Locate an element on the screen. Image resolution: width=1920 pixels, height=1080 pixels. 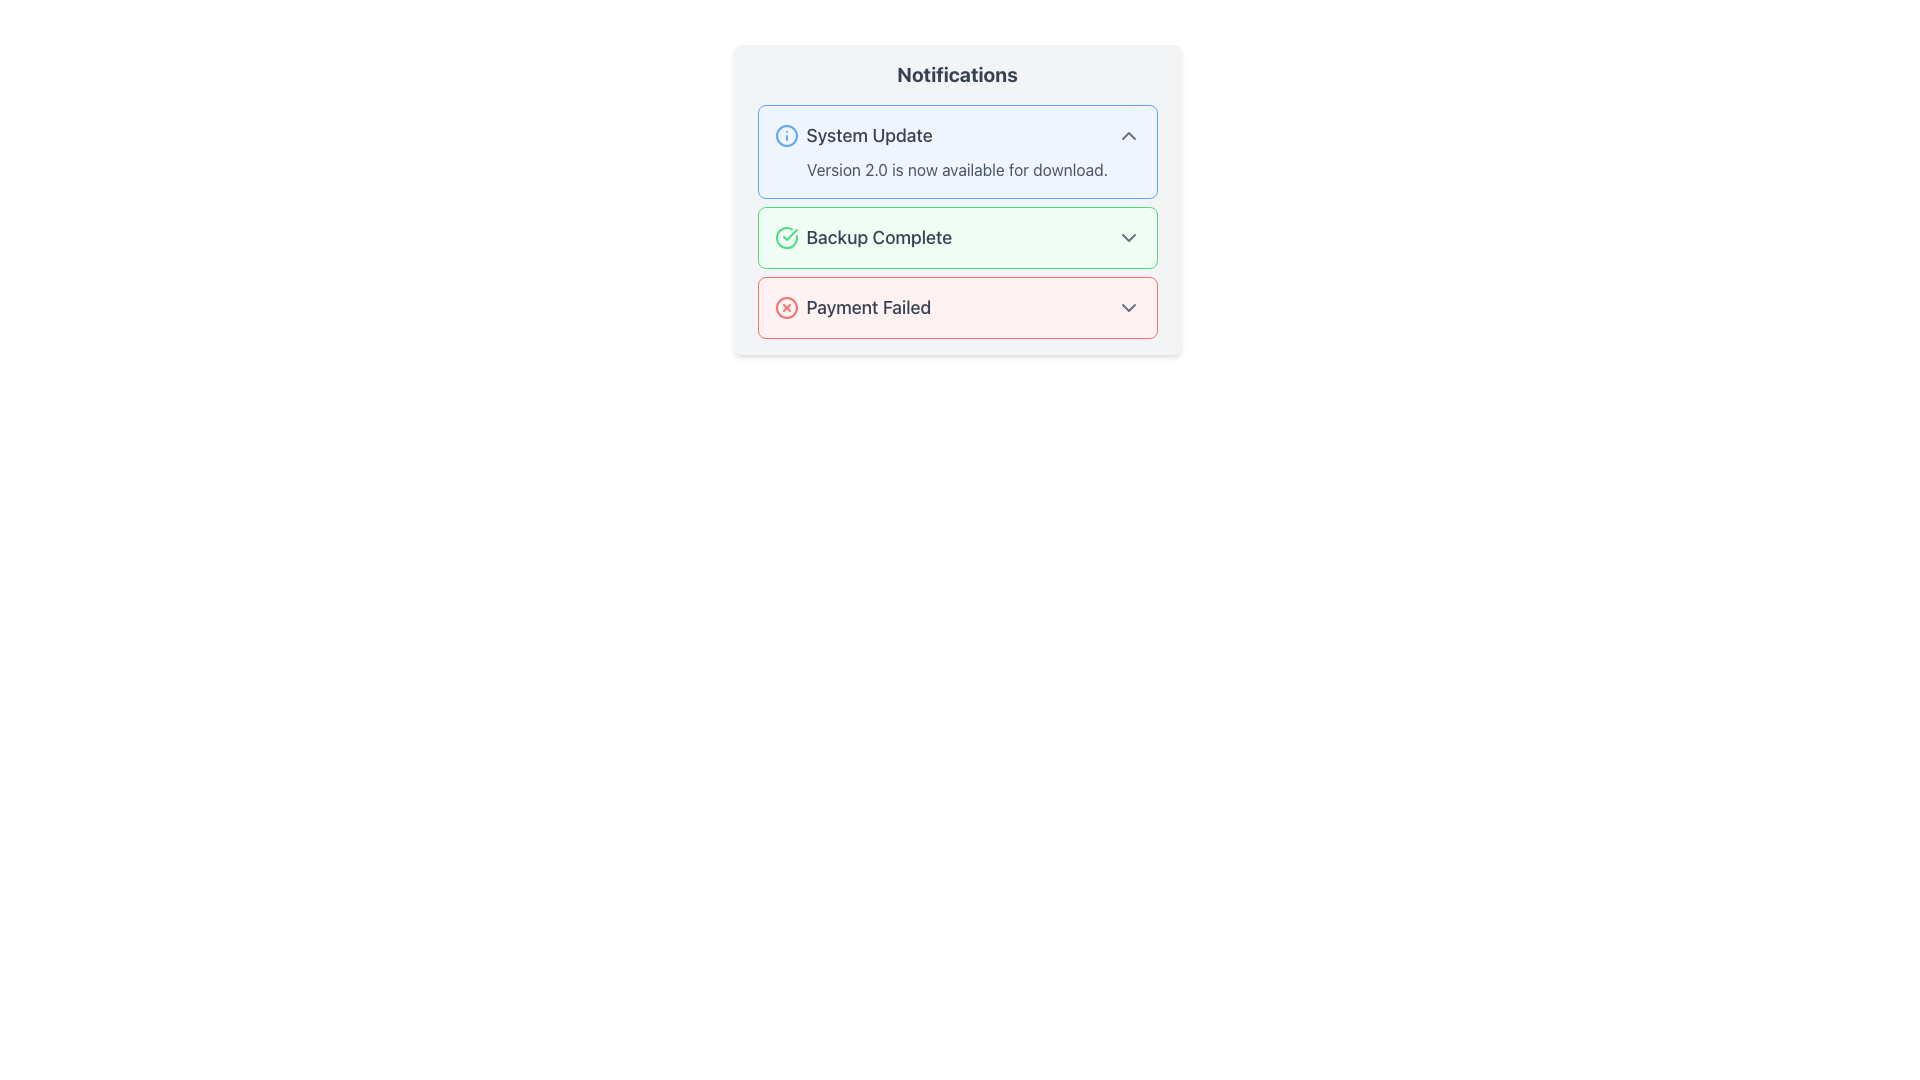
the 'Payment Failed' text label which is styled with medium-weight gray text and has a red circular icon with an 'X' to its left, located in the third notification item of a vertically stacked list is located at coordinates (852, 308).